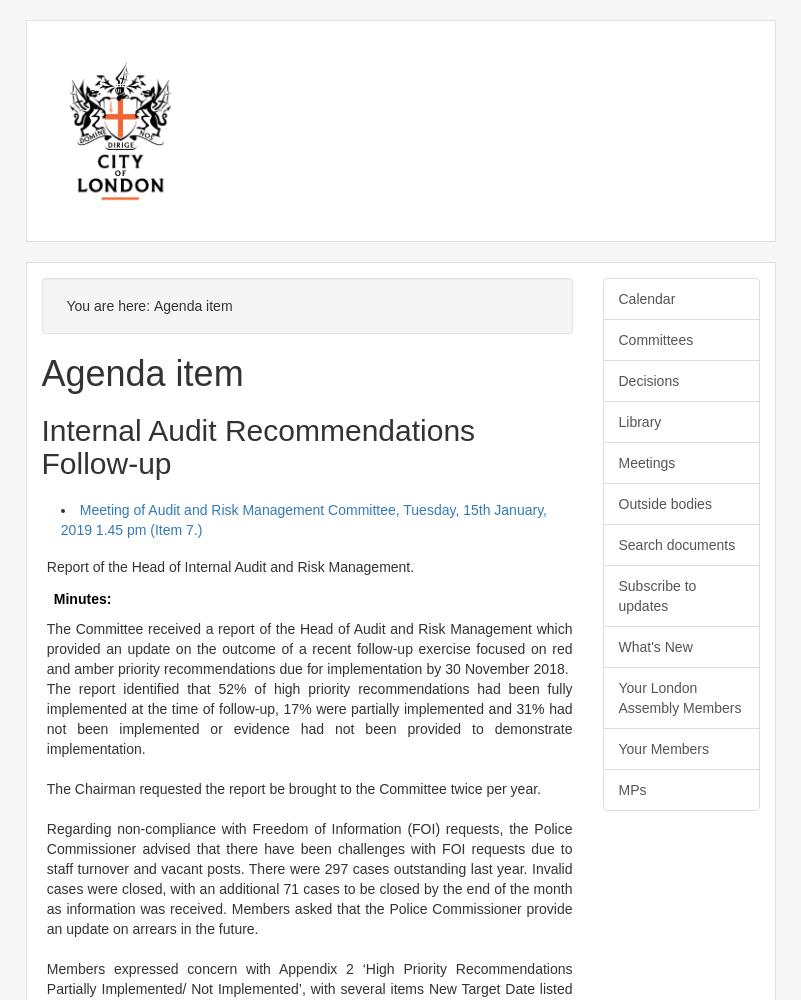 The width and height of the screenshot is (801, 1000). What do you see at coordinates (309, 648) in the screenshot?
I see `'The Committee
received a report of the Head of Audit and Risk Management which
provided an update on the outcome of a recent follow-up exercise
focused on red and amber priority recommendations due for
implementation by 30 November 2018.'` at bounding box center [309, 648].